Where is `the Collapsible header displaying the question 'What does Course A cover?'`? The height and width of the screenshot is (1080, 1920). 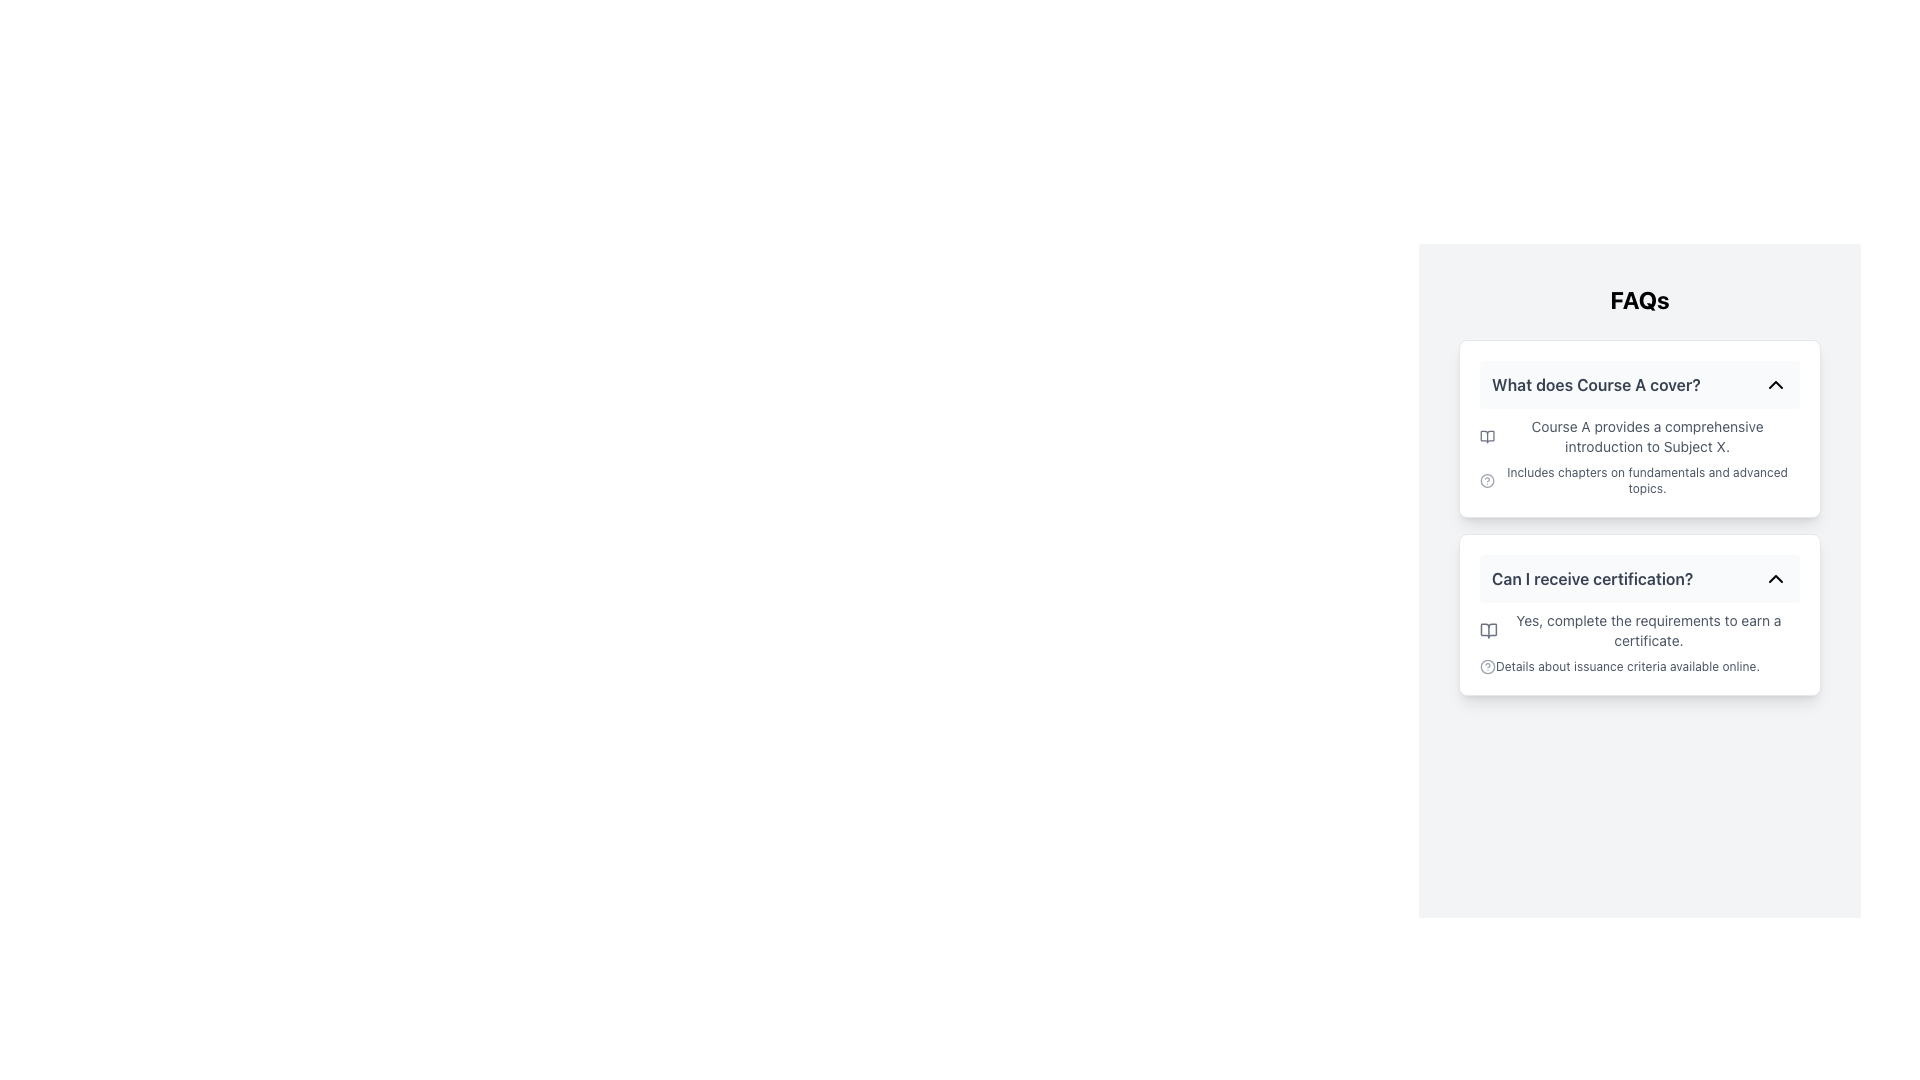
the Collapsible header displaying the question 'What does Course A cover?' is located at coordinates (1640, 385).